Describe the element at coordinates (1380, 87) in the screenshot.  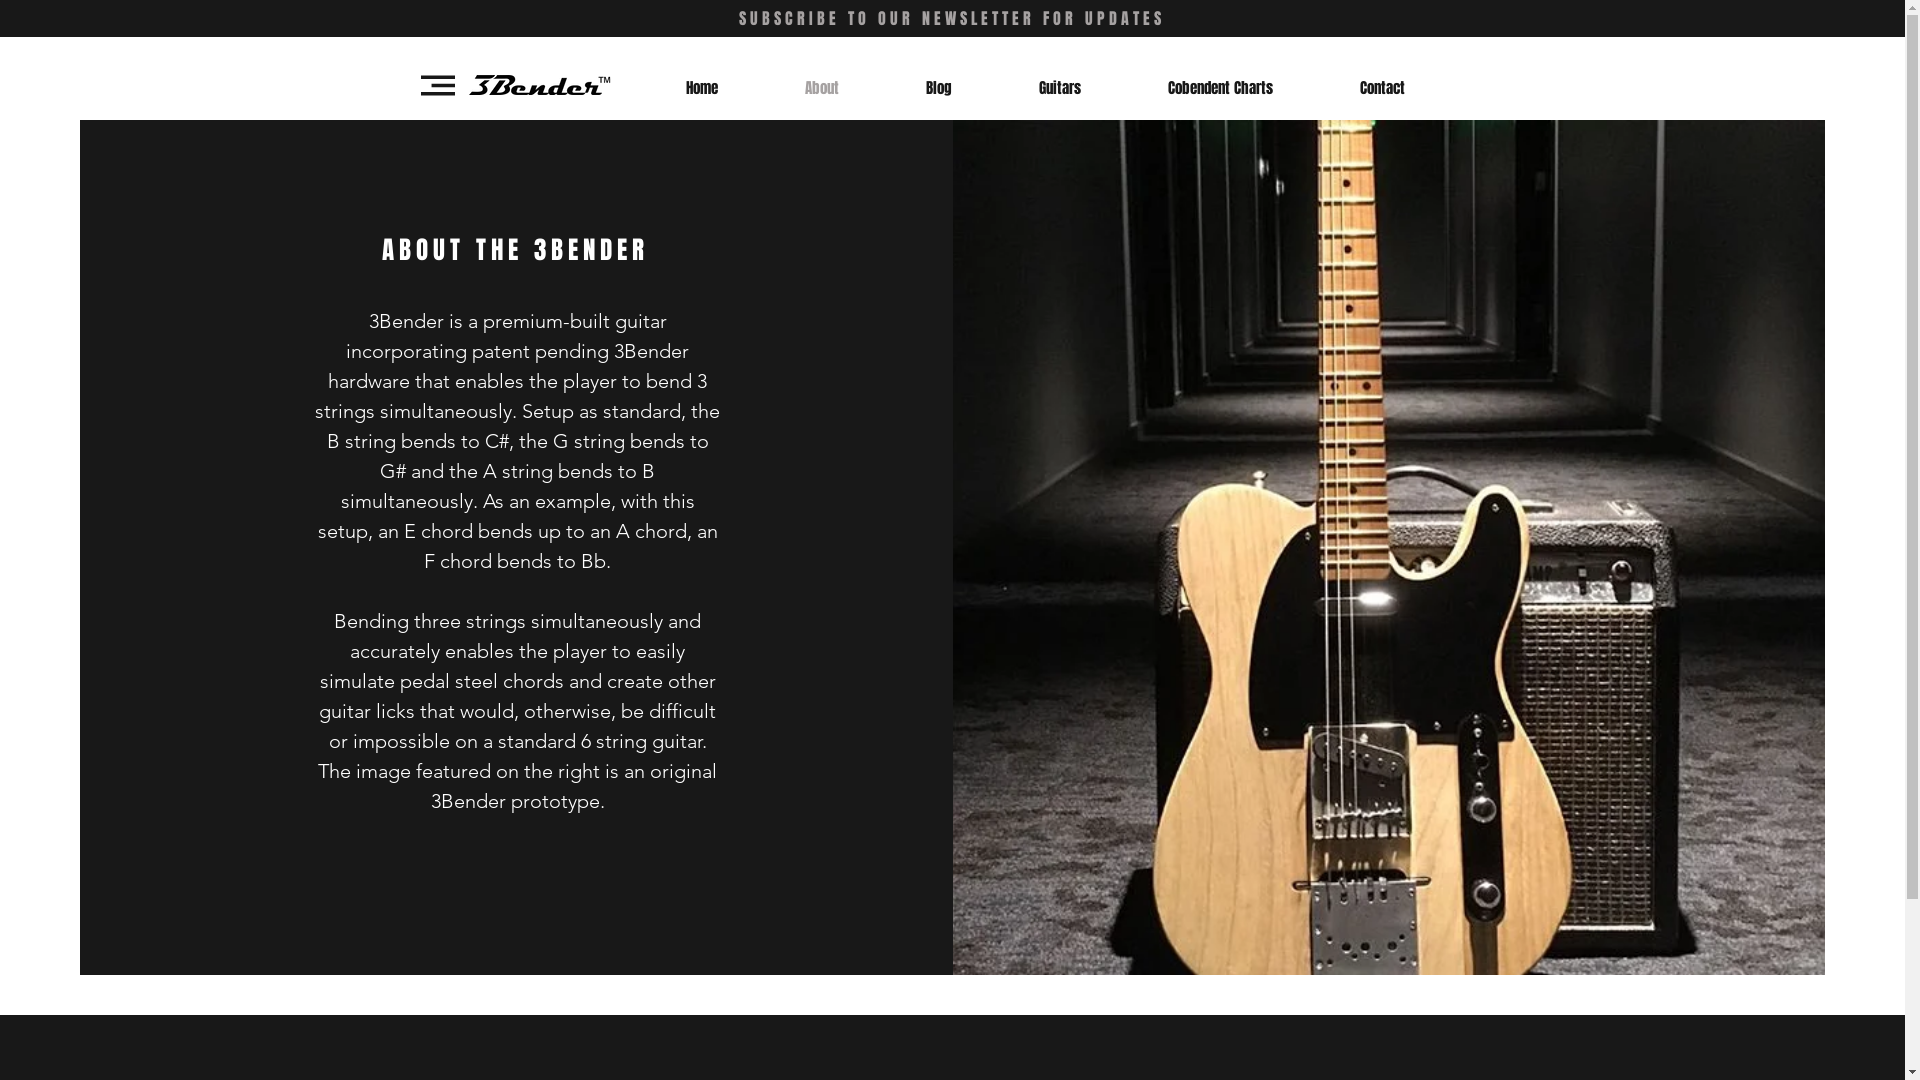
I see `'Contact'` at that location.